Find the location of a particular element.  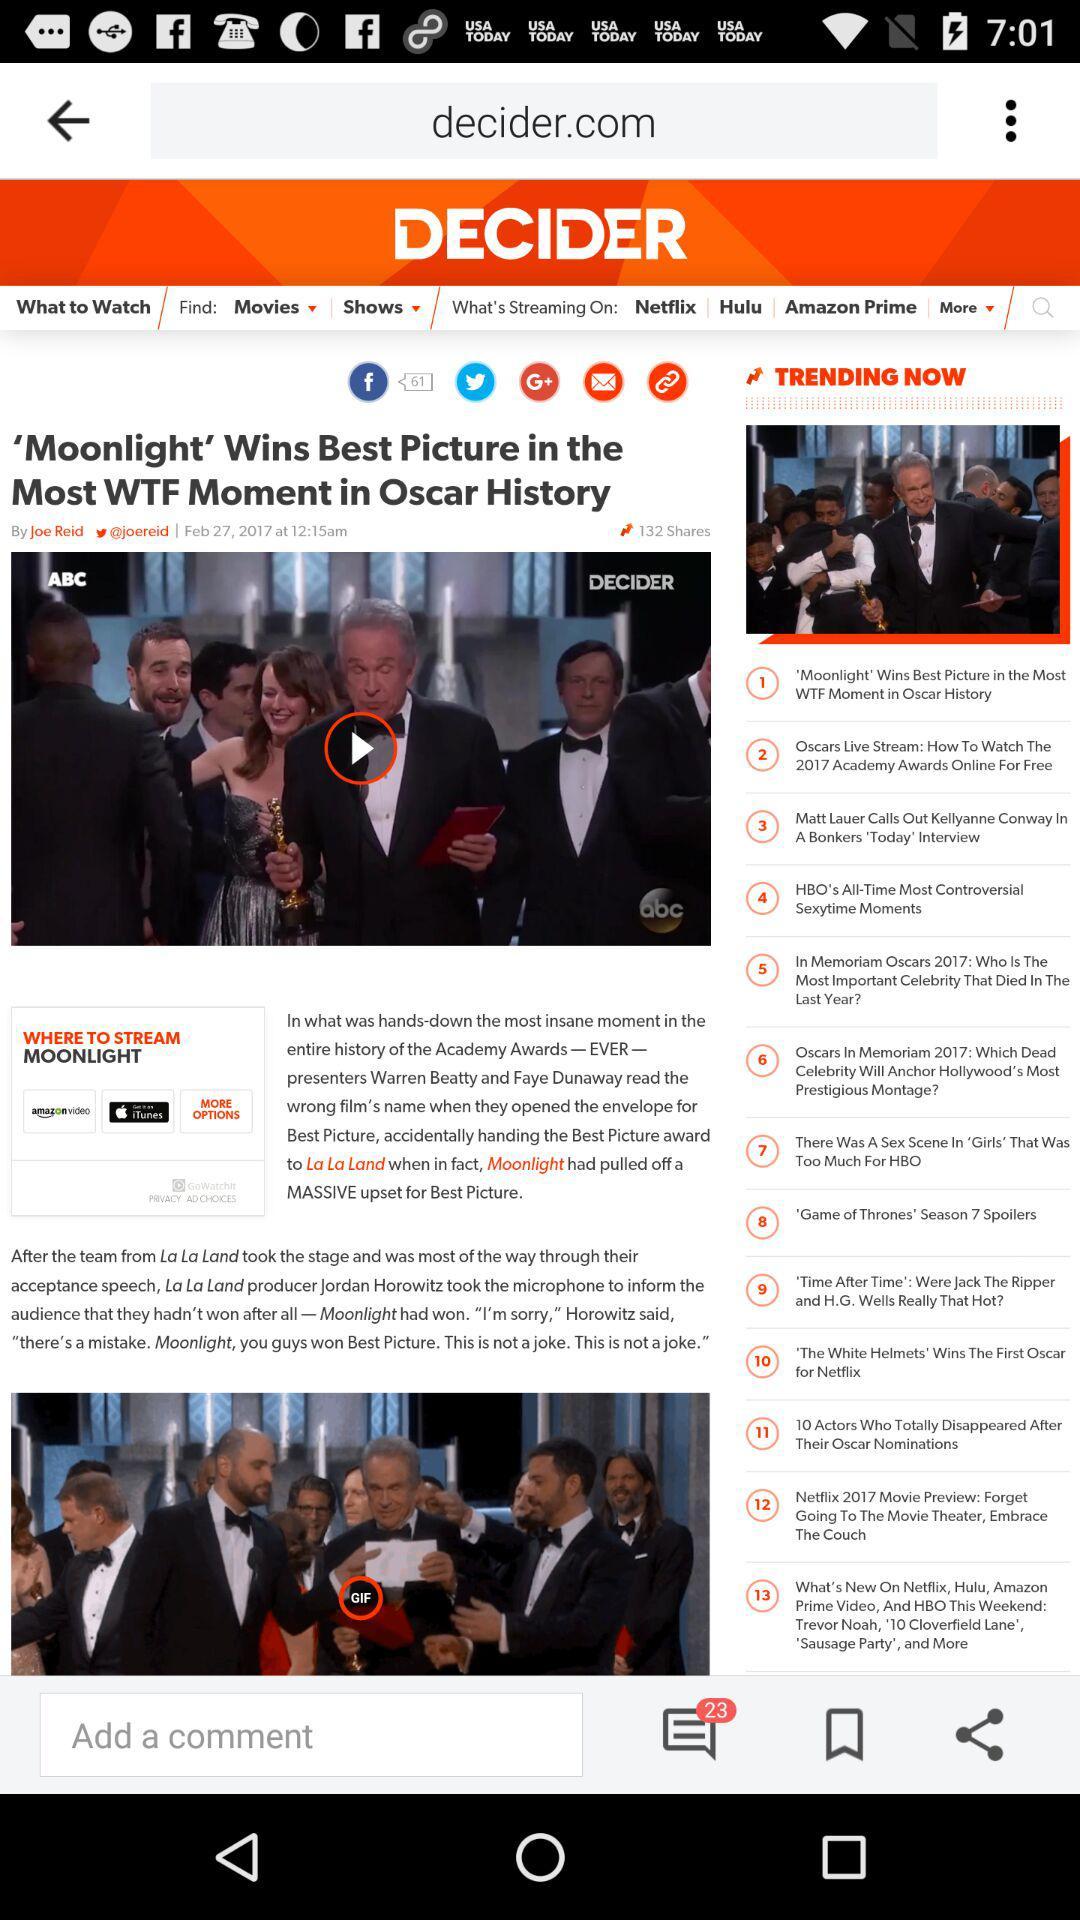

click for more is located at coordinates (1009, 119).